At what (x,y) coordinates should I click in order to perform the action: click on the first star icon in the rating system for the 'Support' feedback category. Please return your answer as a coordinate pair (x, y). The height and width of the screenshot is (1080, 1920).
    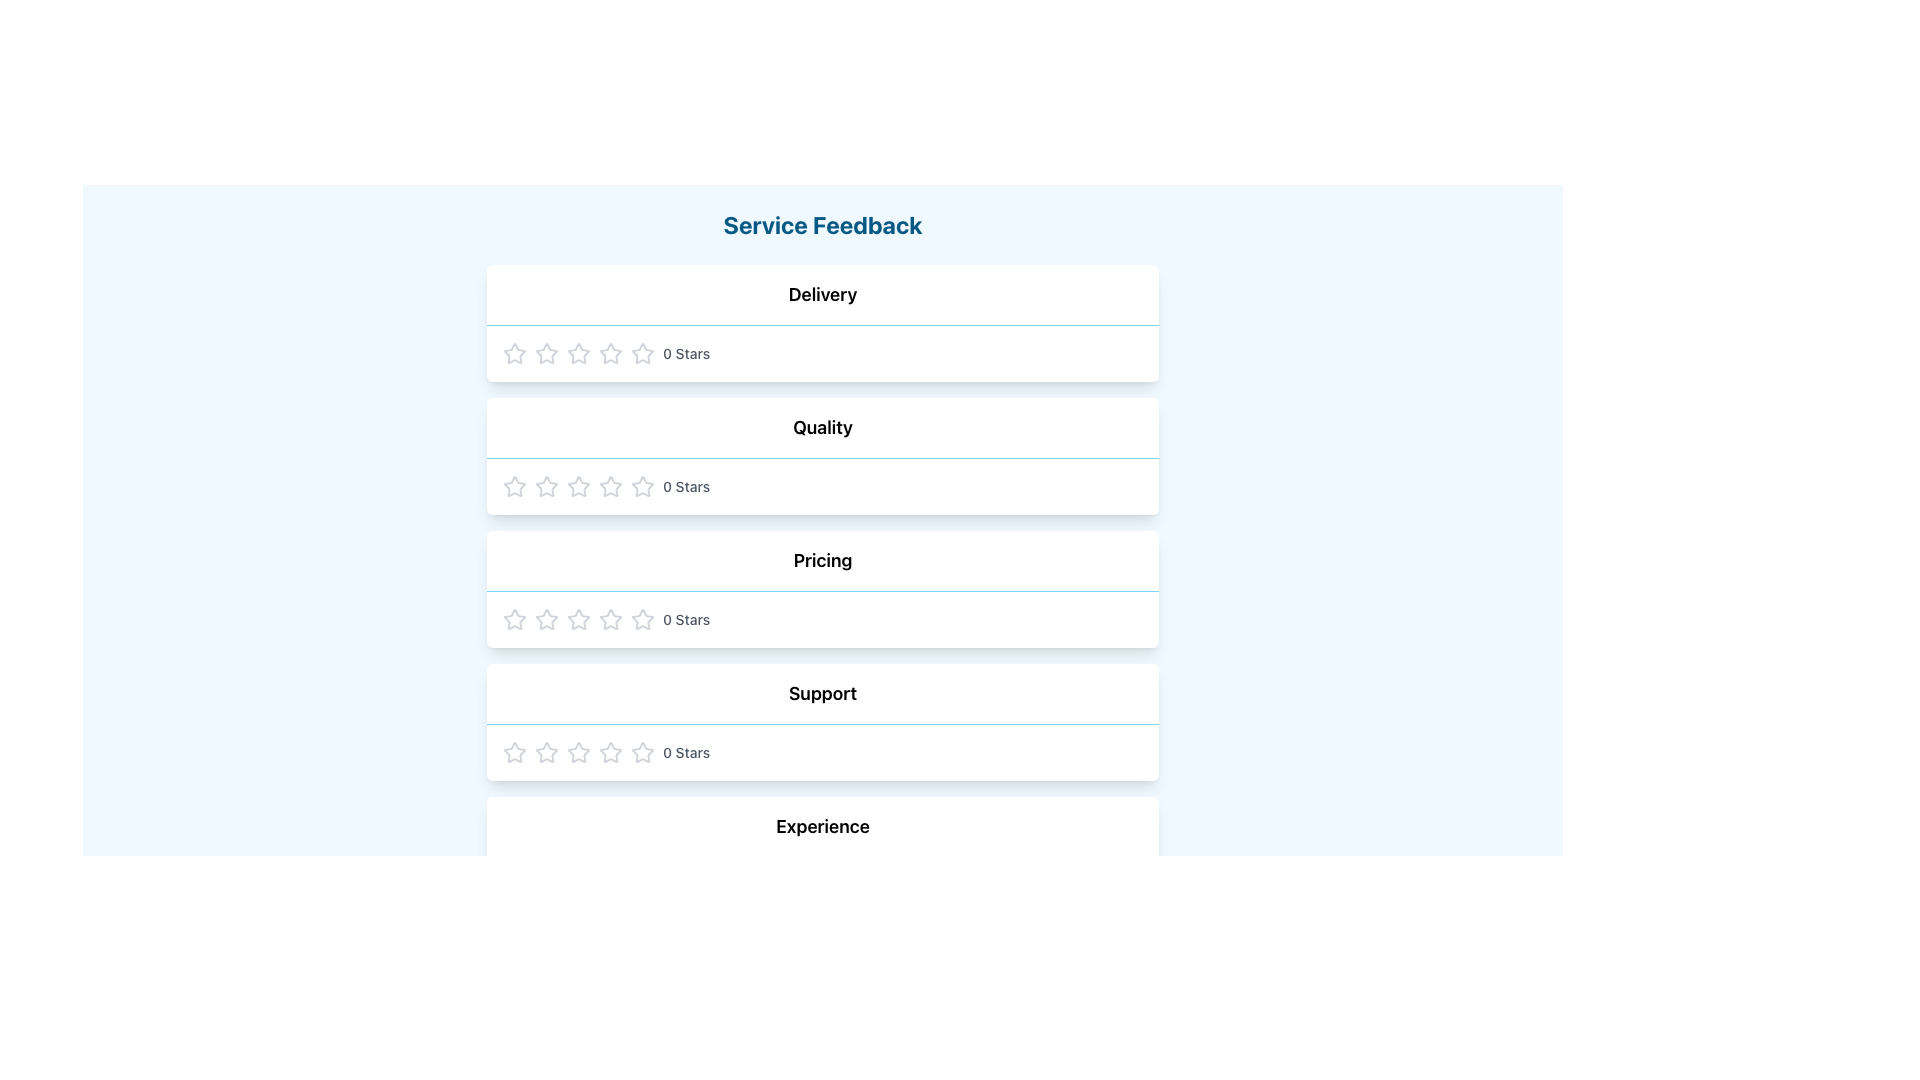
    Looking at the image, I should click on (514, 618).